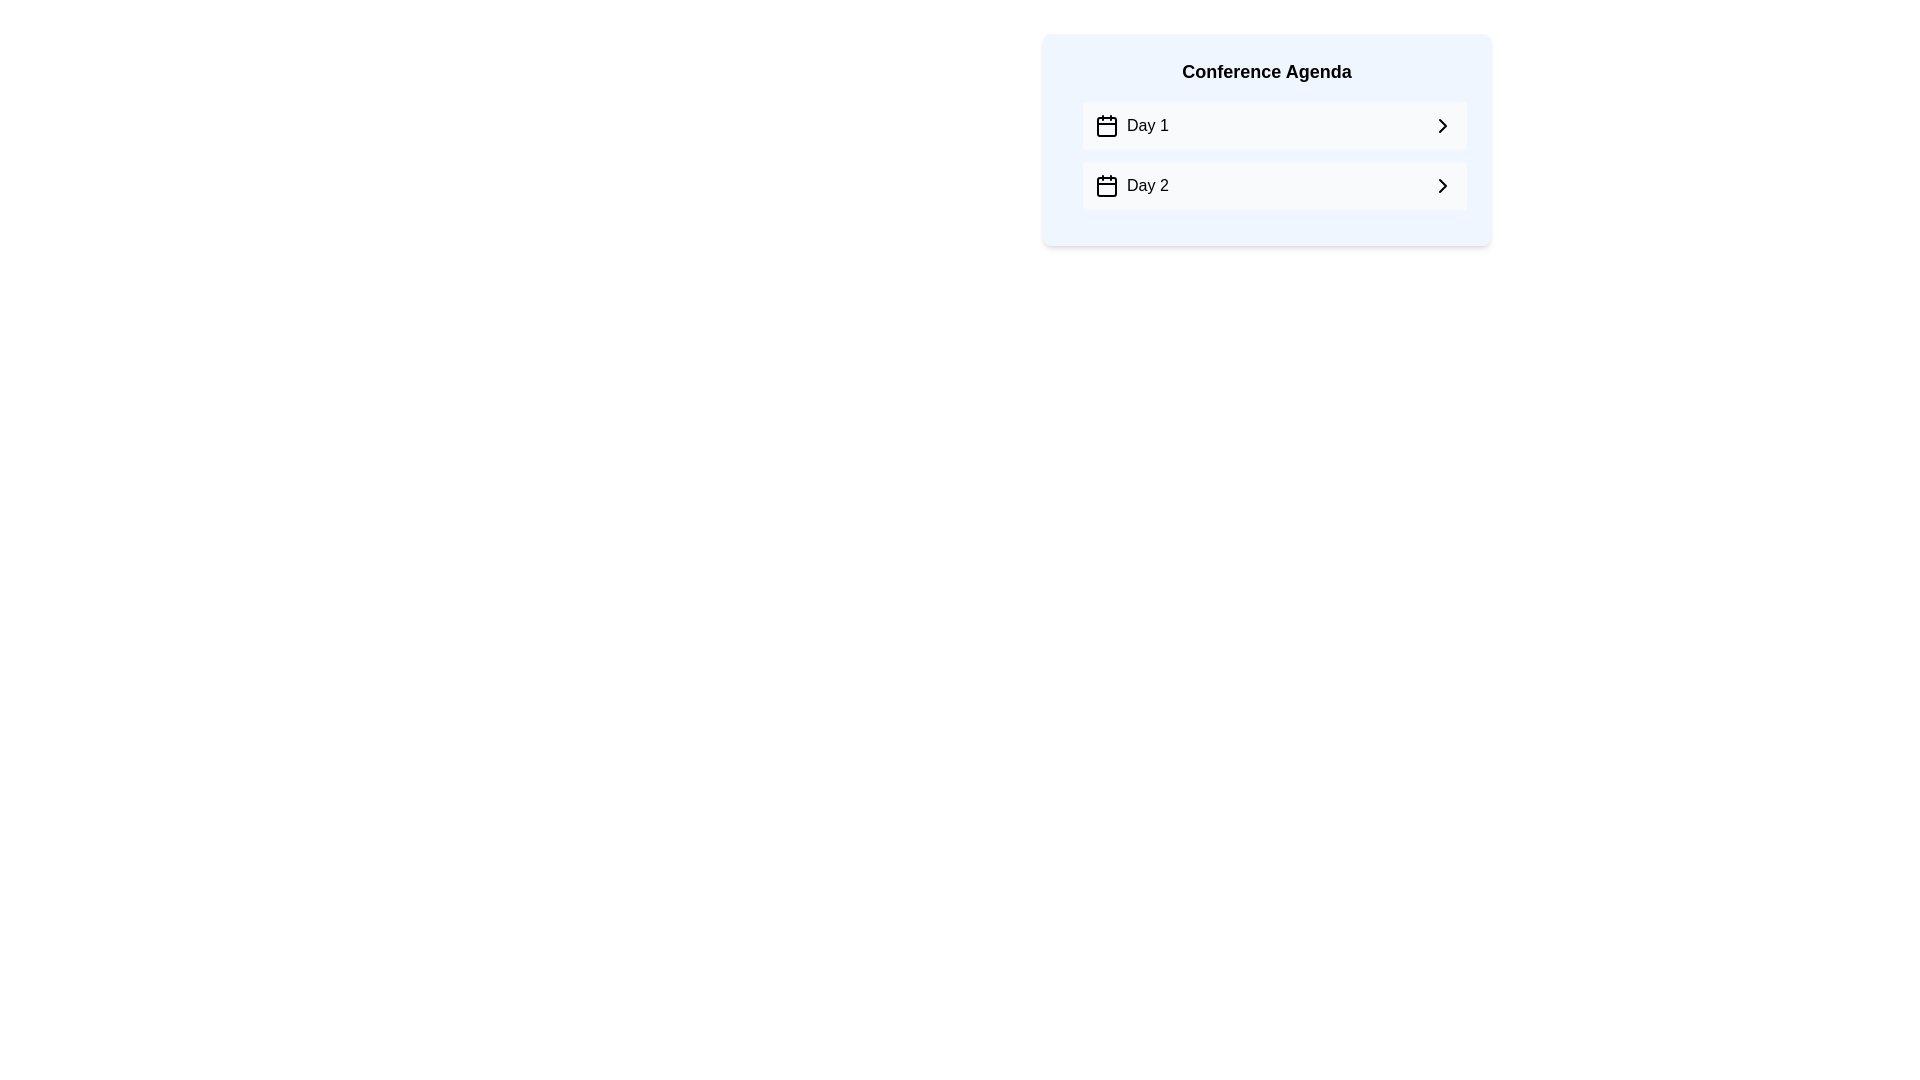 Image resolution: width=1920 pixels, height=1080 pixels. What do you see at coordinates (1443, 126) in the screenshot?
I see `the Chevron icon located on the far right of the 'Day 1' section` at bounding box center [1443, 126].